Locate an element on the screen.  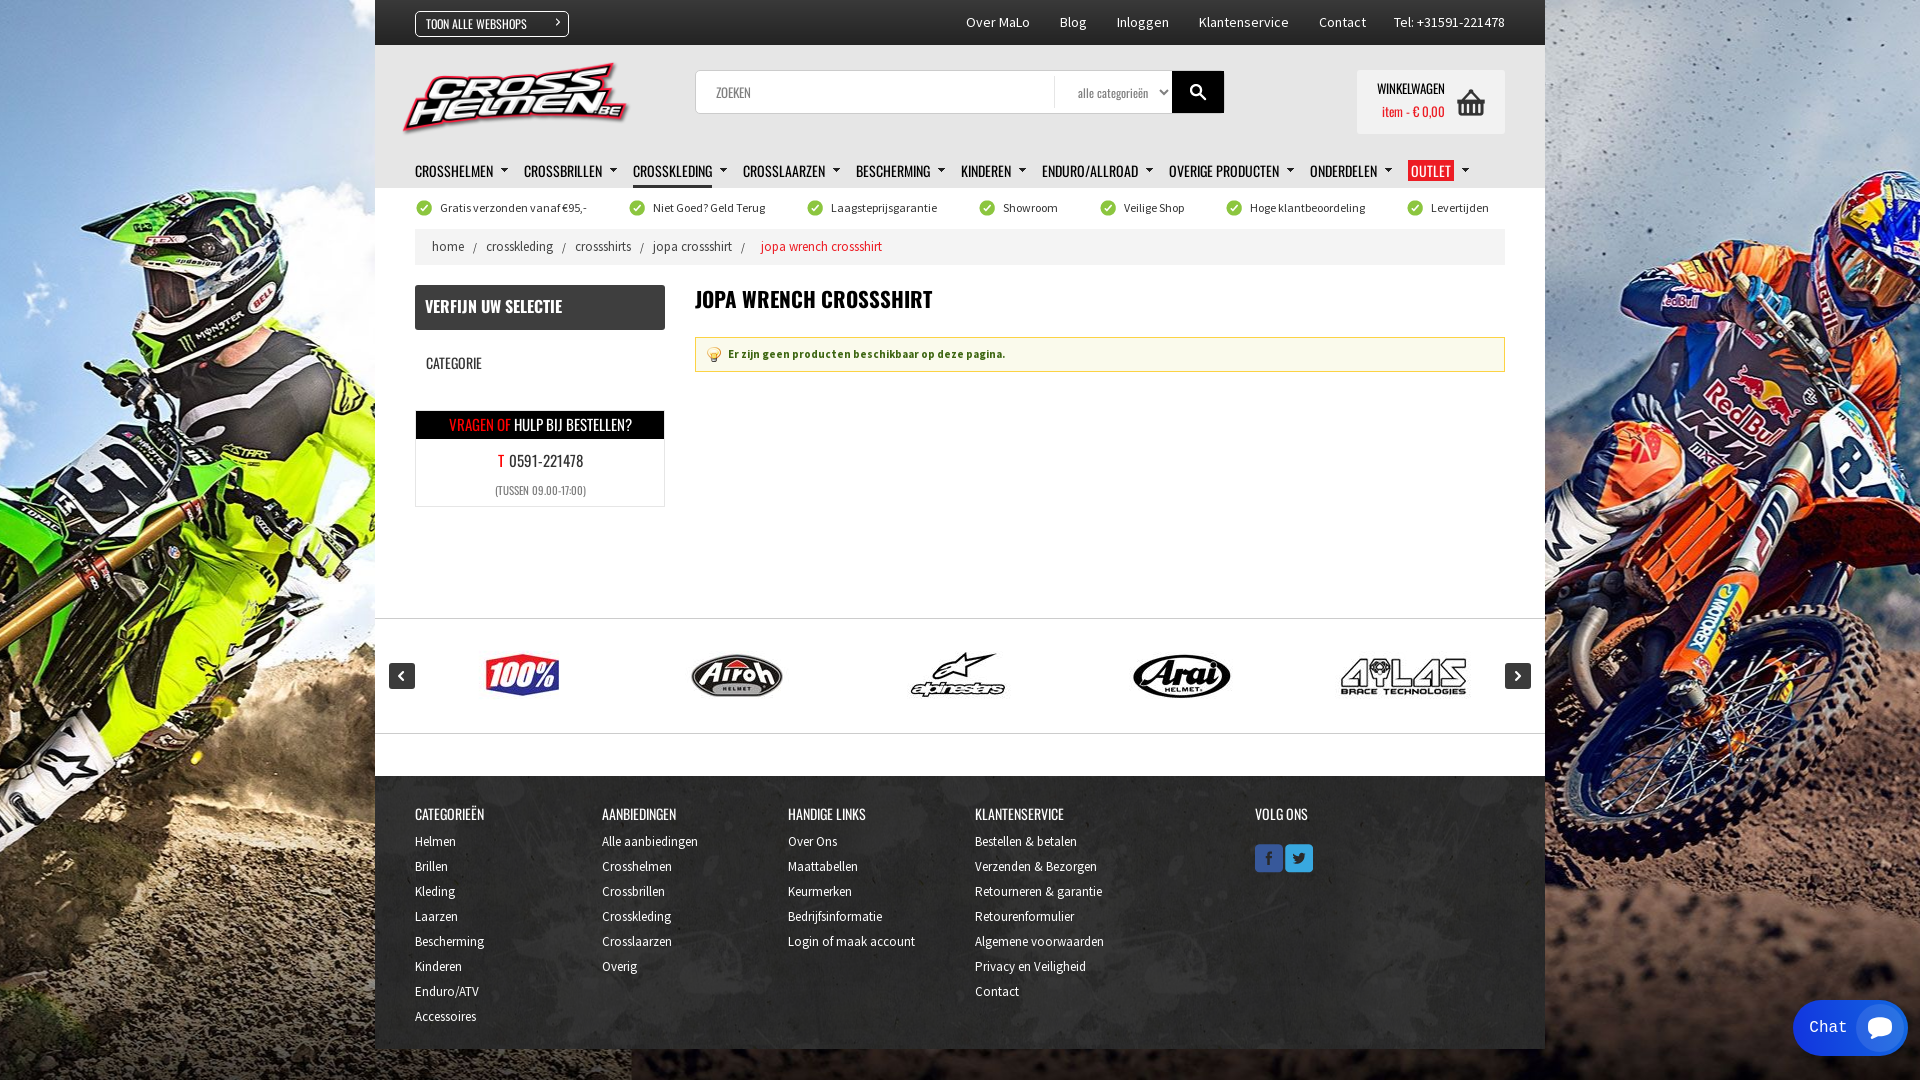
'Laagsteprijsgarantie' is located at coordinates (830, 207).